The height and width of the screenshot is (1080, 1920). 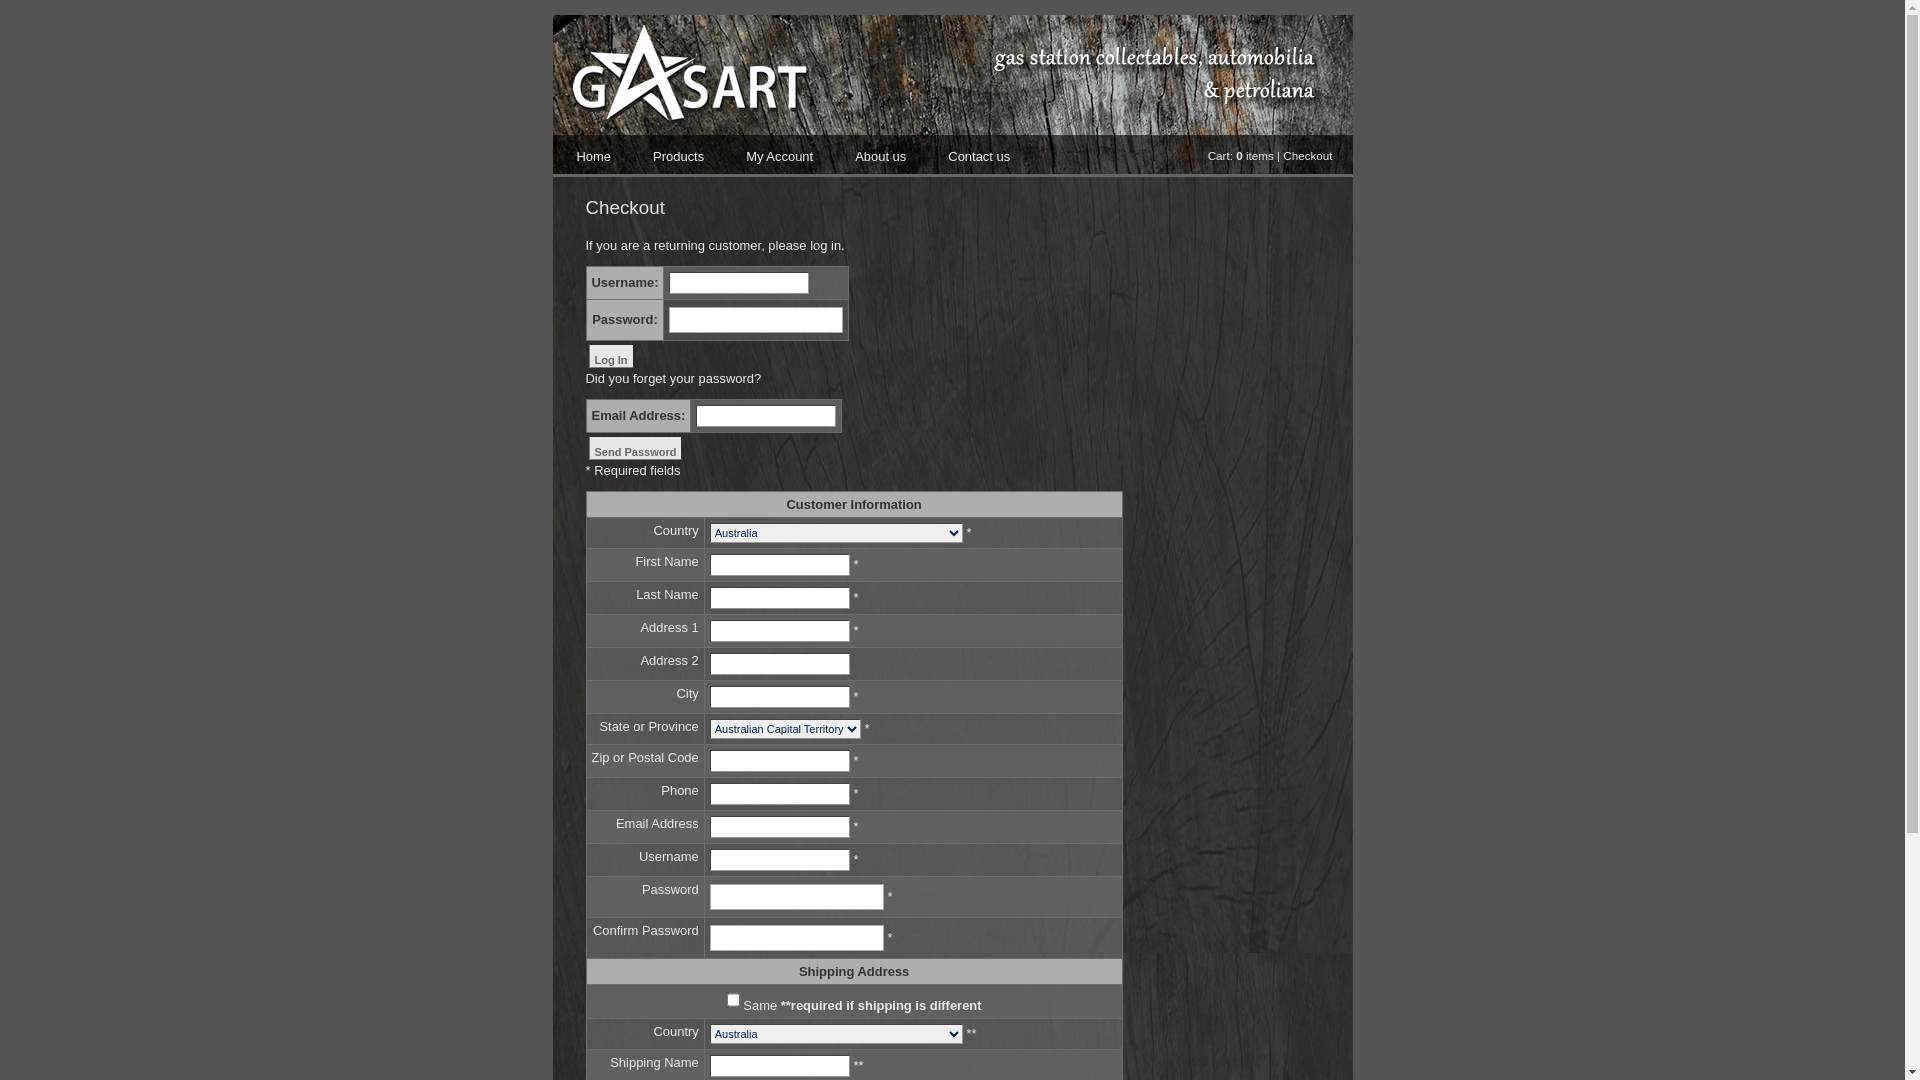 What do you see at coordinates (633, 446) in the screenshot?
I see `'Send Password'` at bounding box center [633, 446].